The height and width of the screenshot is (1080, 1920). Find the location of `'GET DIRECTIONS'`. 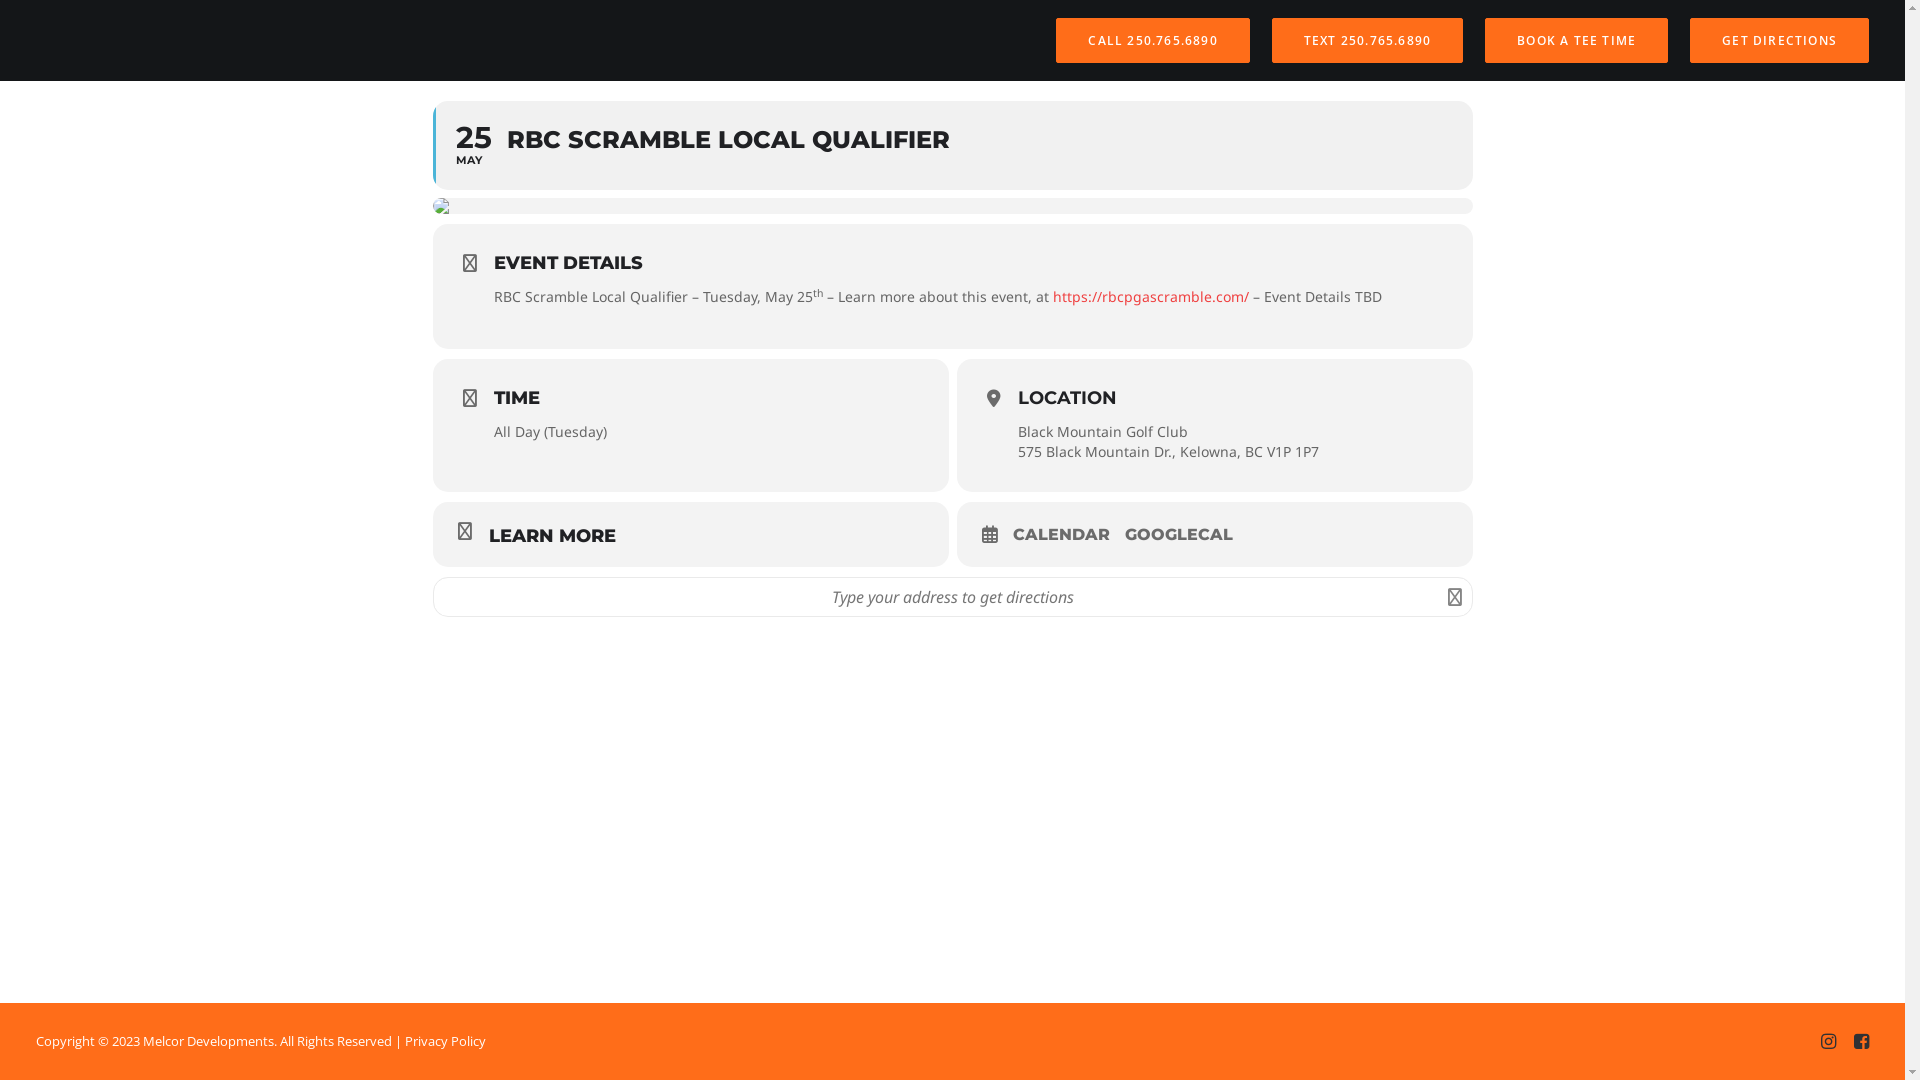

'GET DIRECTIONS' is located at coordinates (1775, 40).